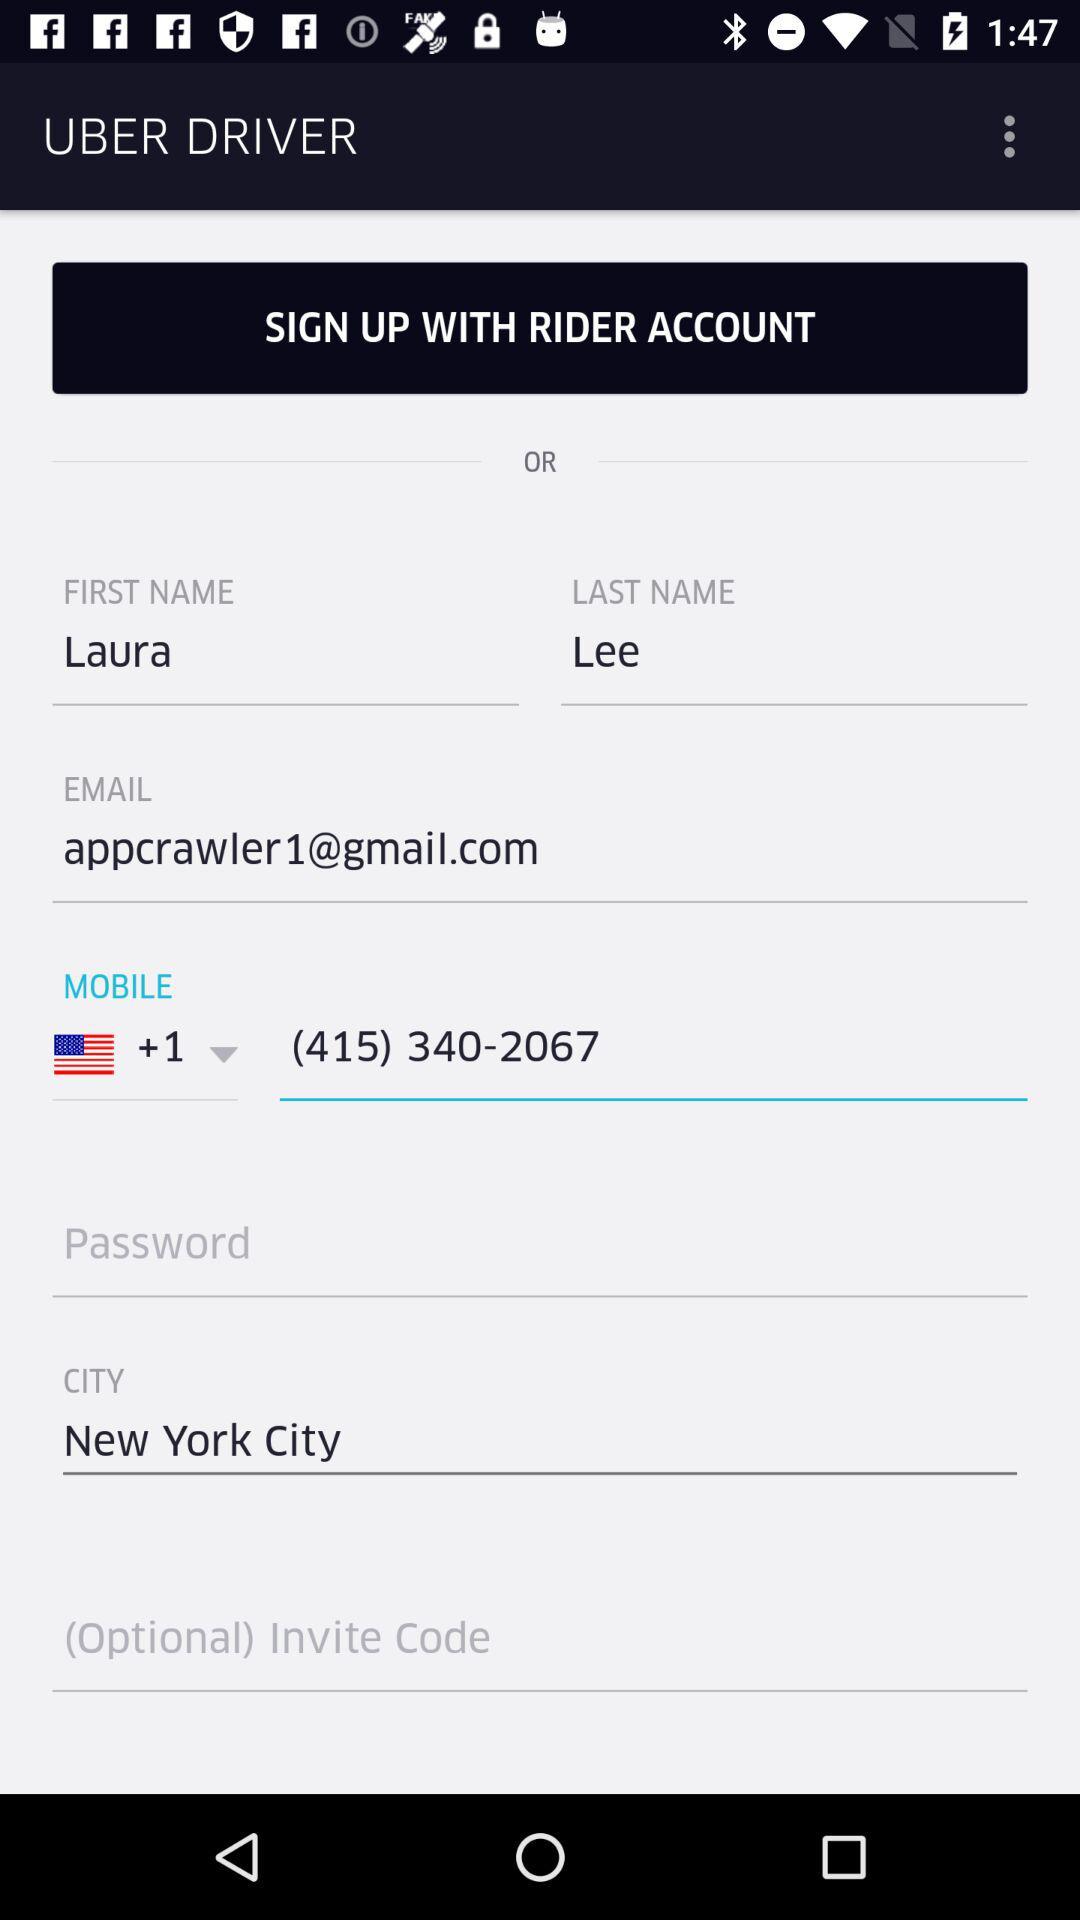 The image size is (1080, 1920). What do you see at coordinates (540, 857) in the screenshot?
I see `the item above the mobile icon` at bounding box center [540, 857].